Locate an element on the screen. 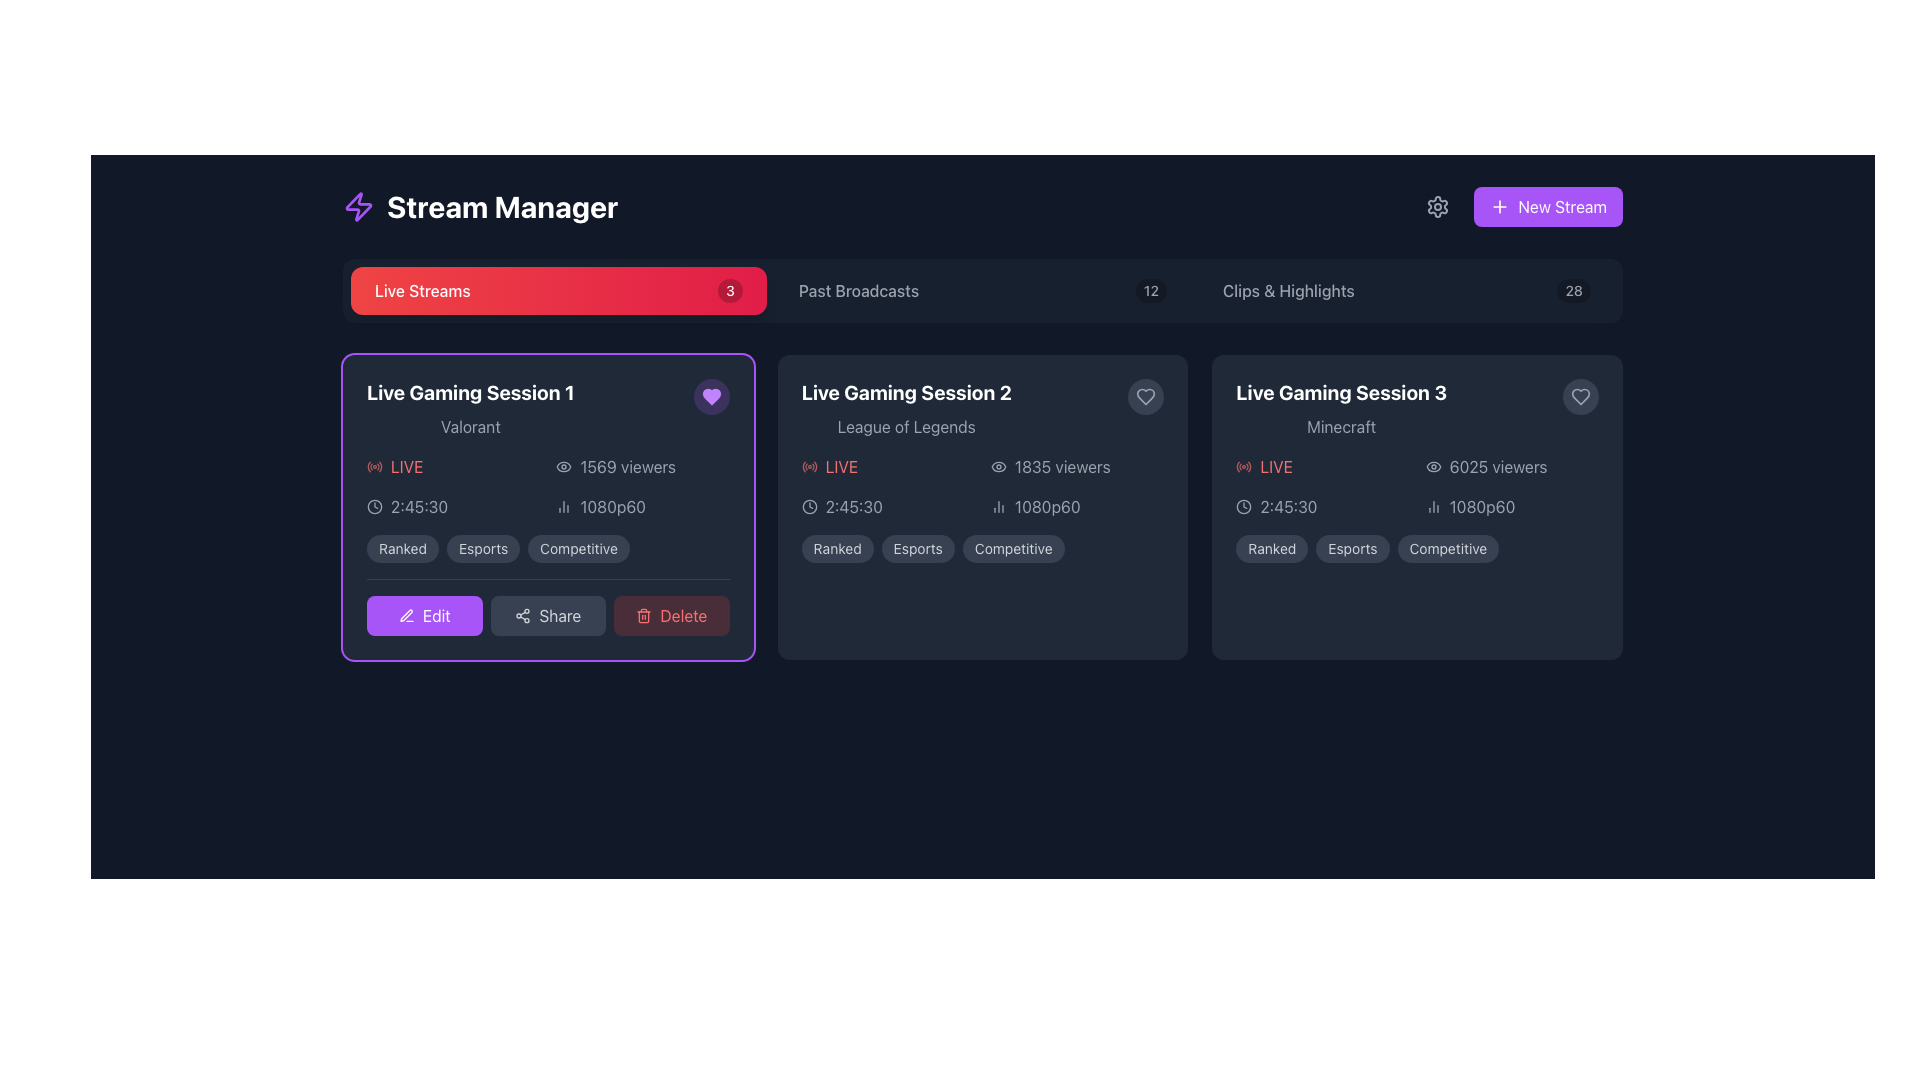  the content of the third label located at the bottom of the 'Live Gaming Session 3' card, which categorizes or tags the session is located at coordinates (1448, 548).